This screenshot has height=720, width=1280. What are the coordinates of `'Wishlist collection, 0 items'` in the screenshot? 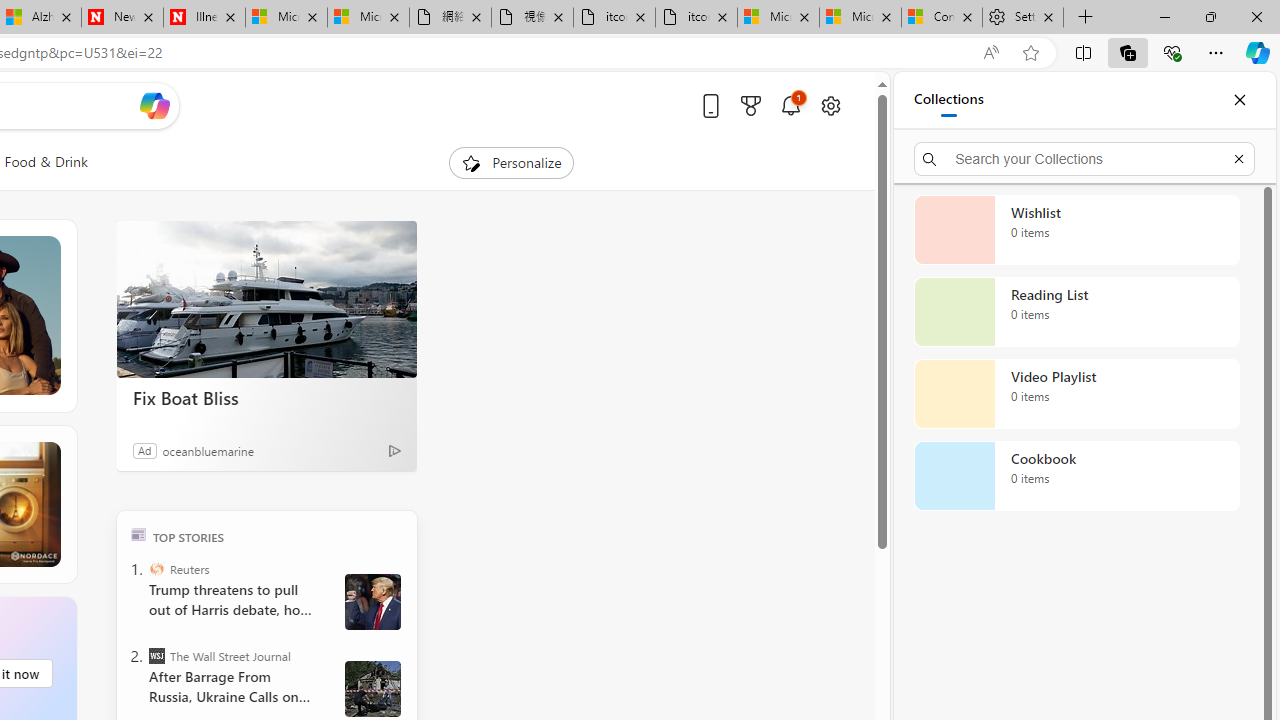 It's located at (1076, 229).